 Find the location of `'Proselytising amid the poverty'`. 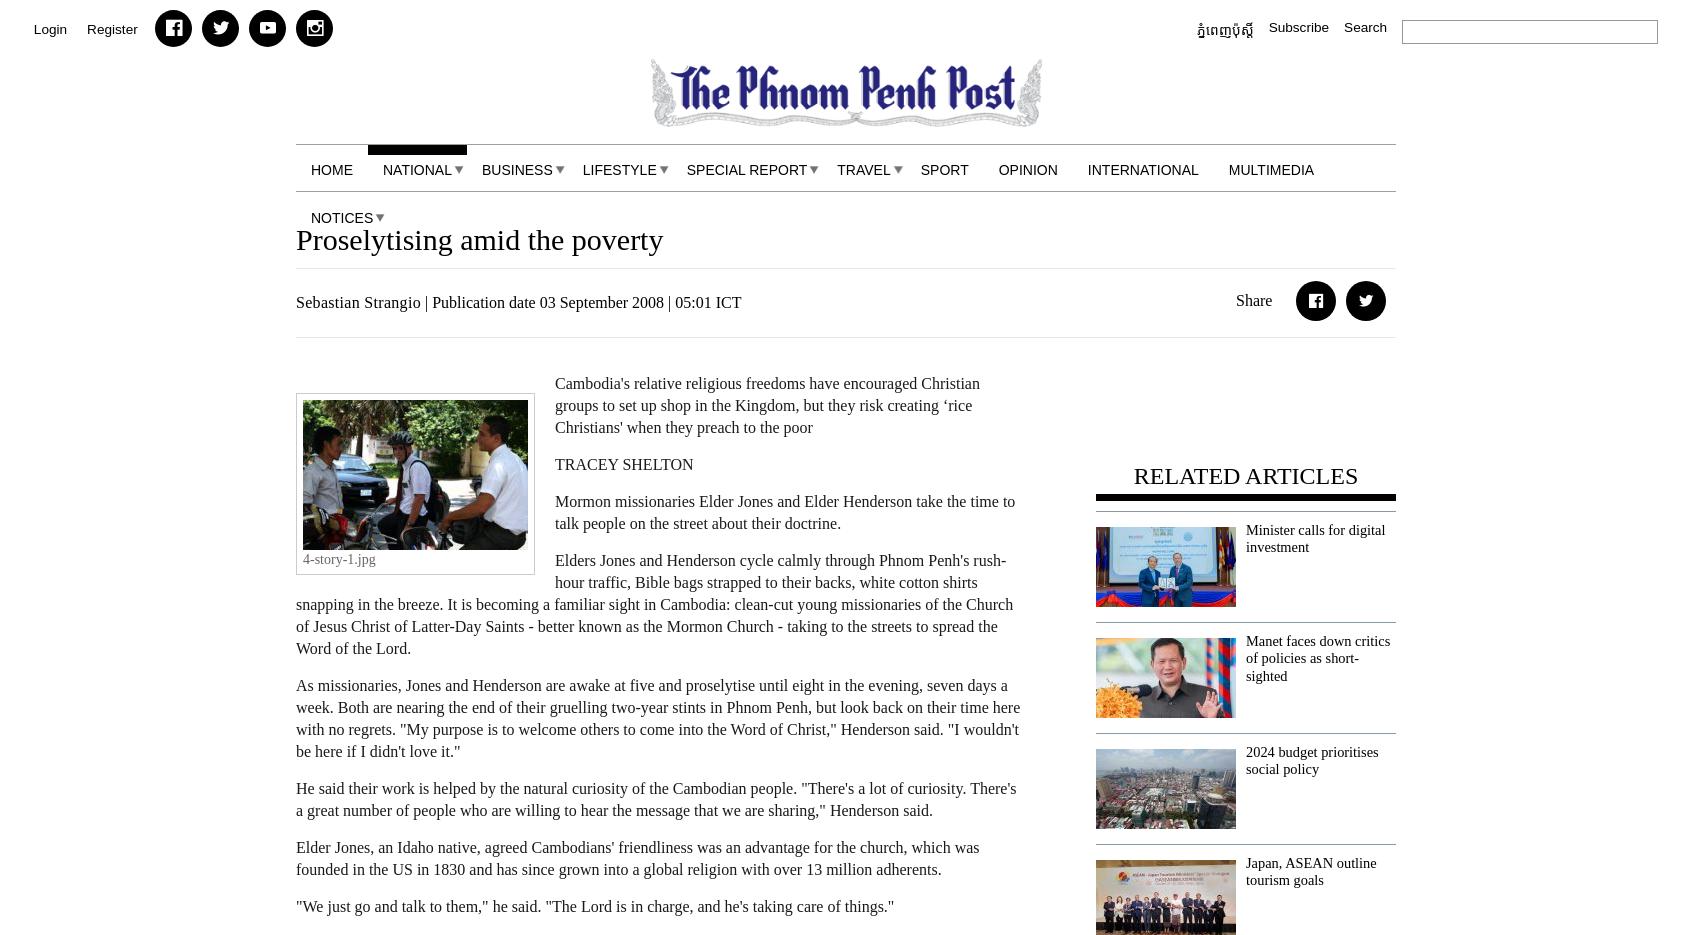

'Proselytising amid the poverty' is located at coordinates (478, 238).